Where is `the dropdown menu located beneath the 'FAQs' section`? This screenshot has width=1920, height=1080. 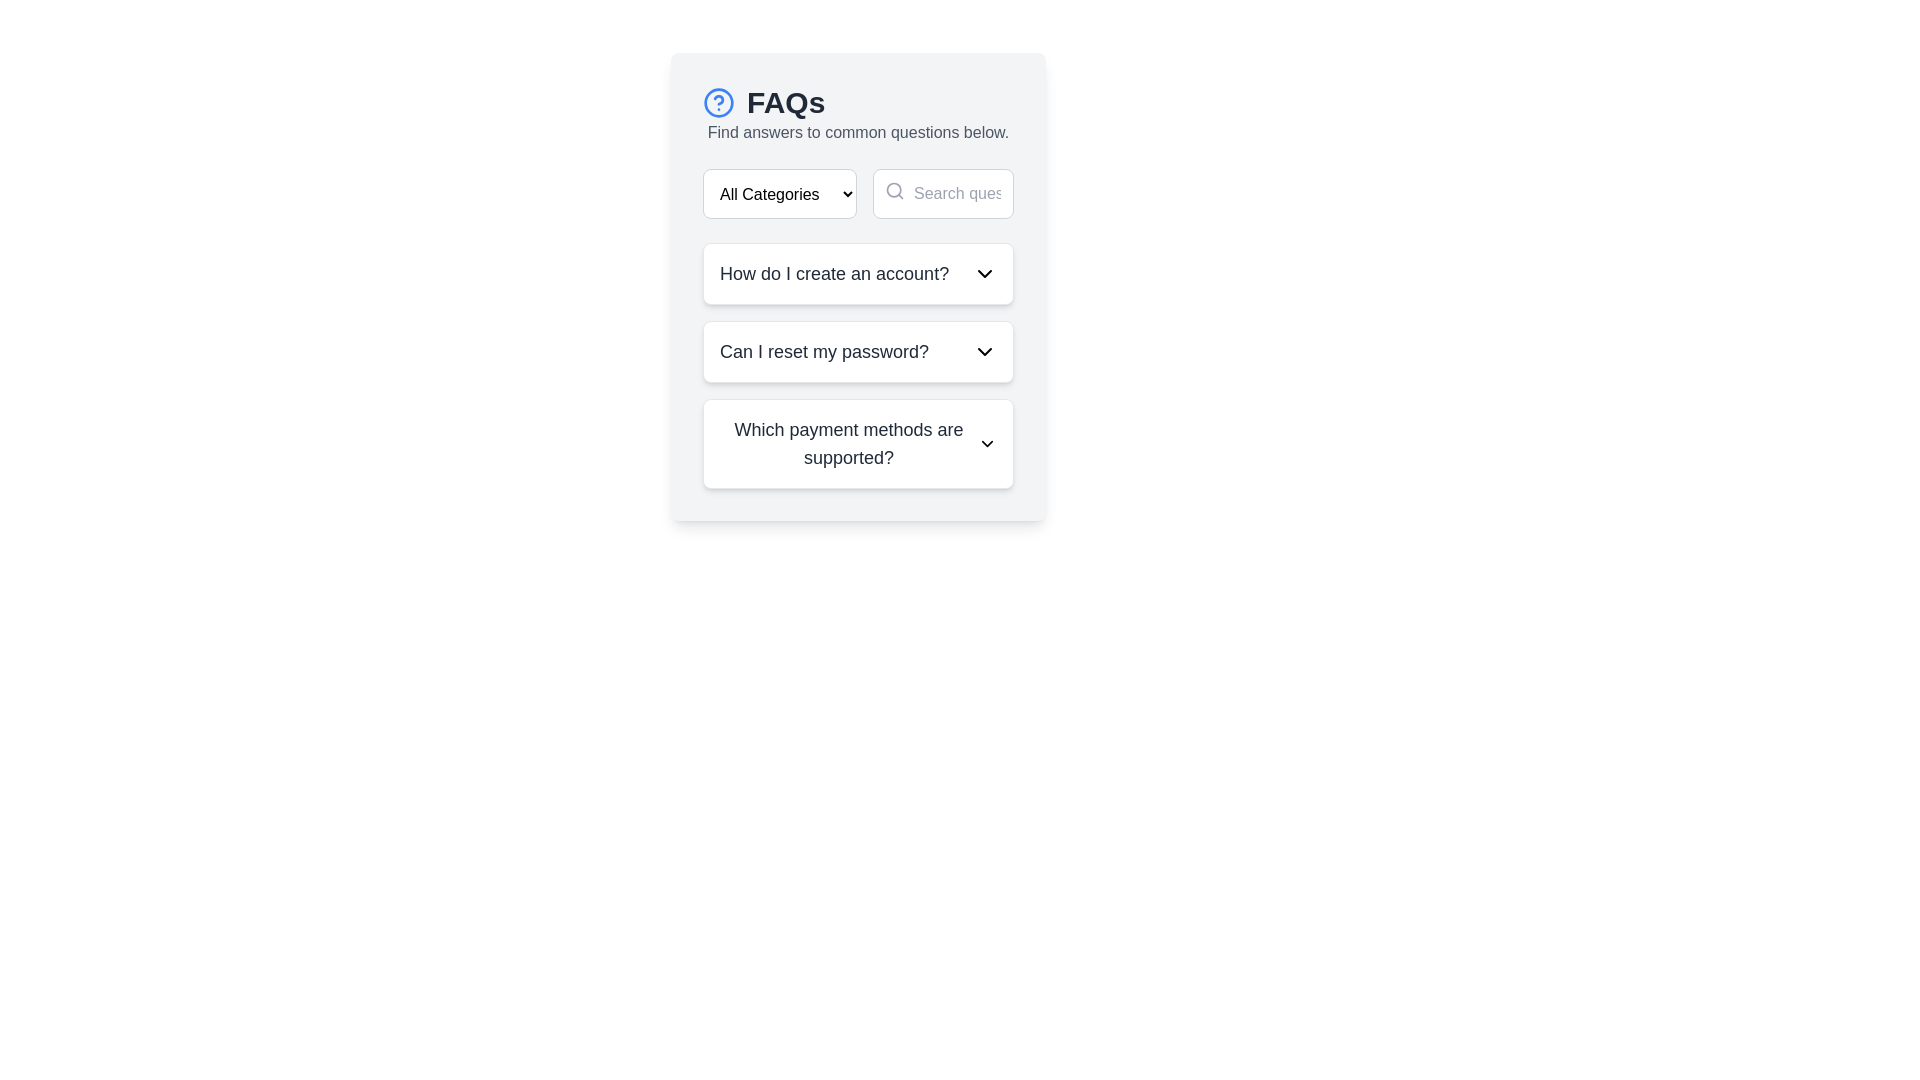 the dropdown menu located beneath the 'FAQs' section is located at coordinates (778, 193).